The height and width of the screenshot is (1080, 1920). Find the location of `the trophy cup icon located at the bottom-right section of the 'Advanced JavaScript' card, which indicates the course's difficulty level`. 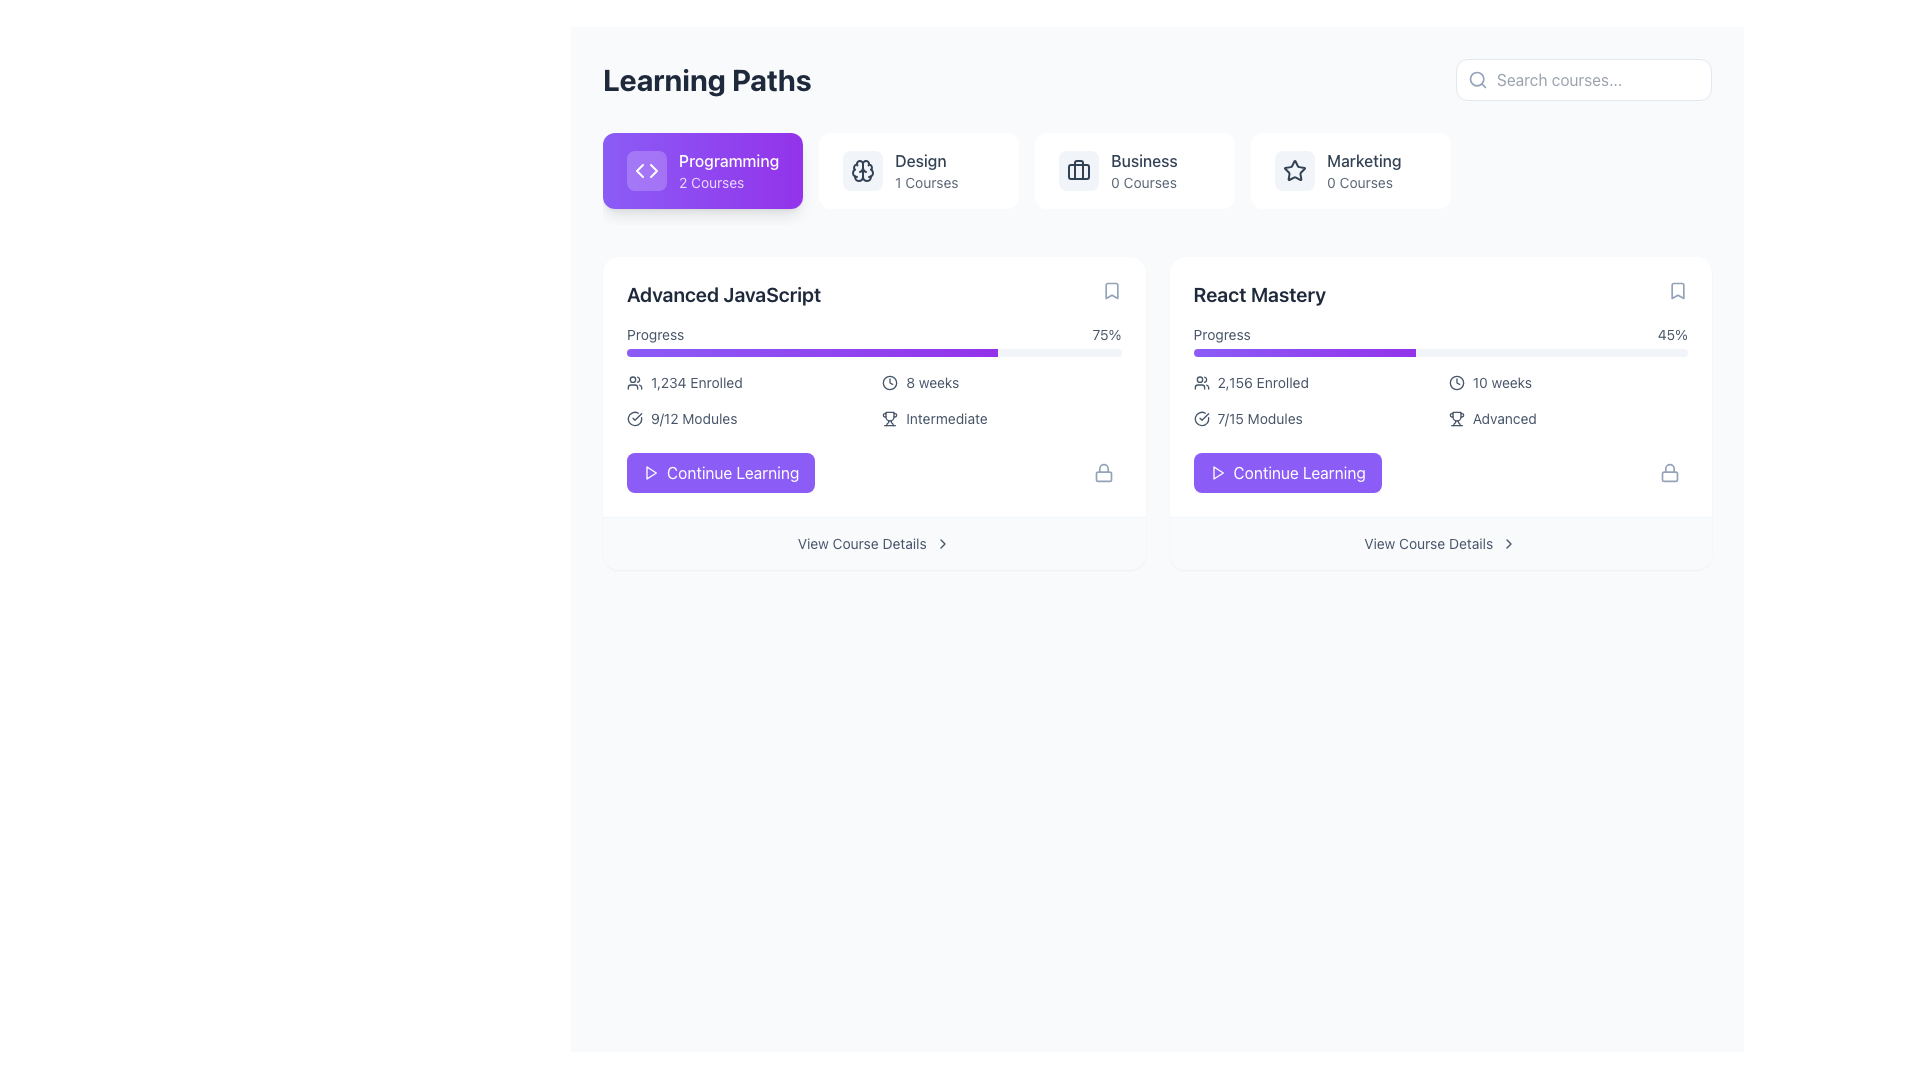

the trophy cup icon located at the bottom-right section of the 'Advanced JavaScript' card, which indicates the course's difficulty level is located at coordinates (889, 415).